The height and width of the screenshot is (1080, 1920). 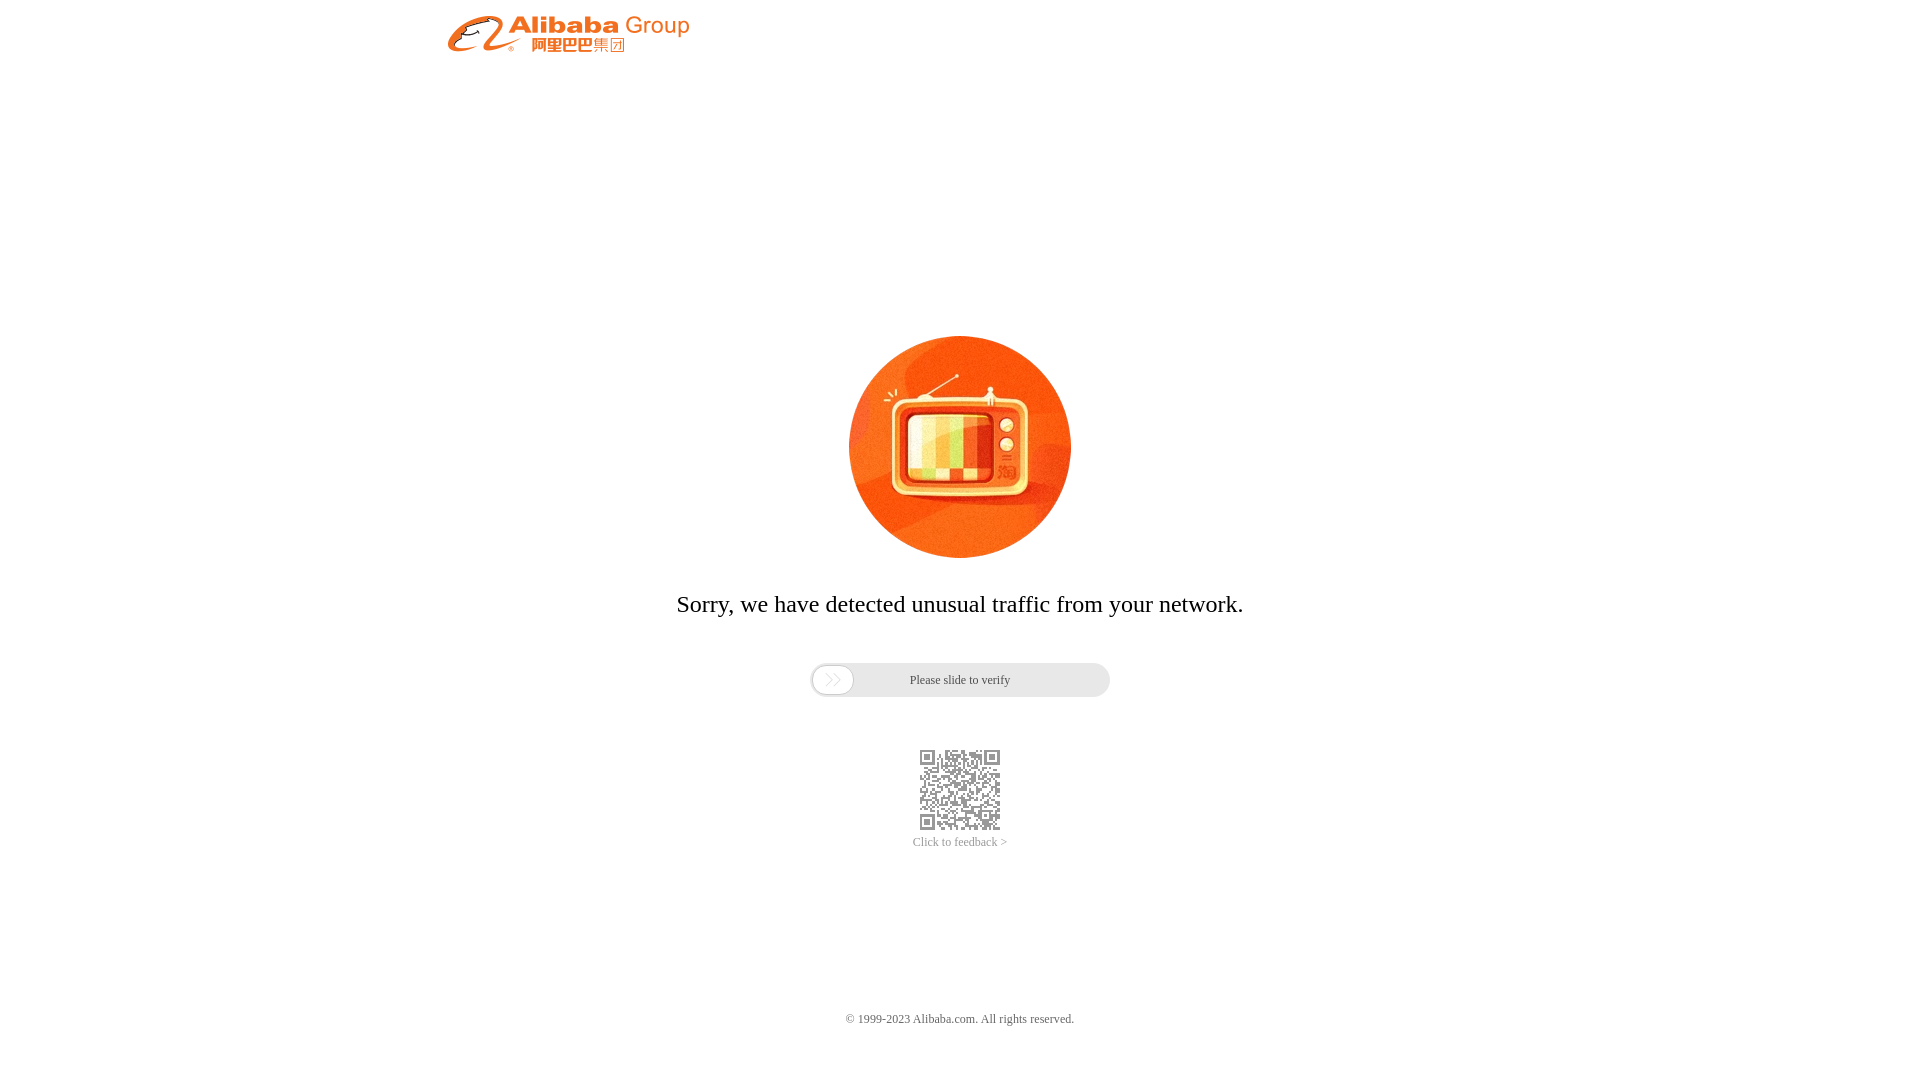 What do you see at coordinates (960, 842) in the screenshot?
I see `'Click to feedback >'` at bounding box center [960, 842].